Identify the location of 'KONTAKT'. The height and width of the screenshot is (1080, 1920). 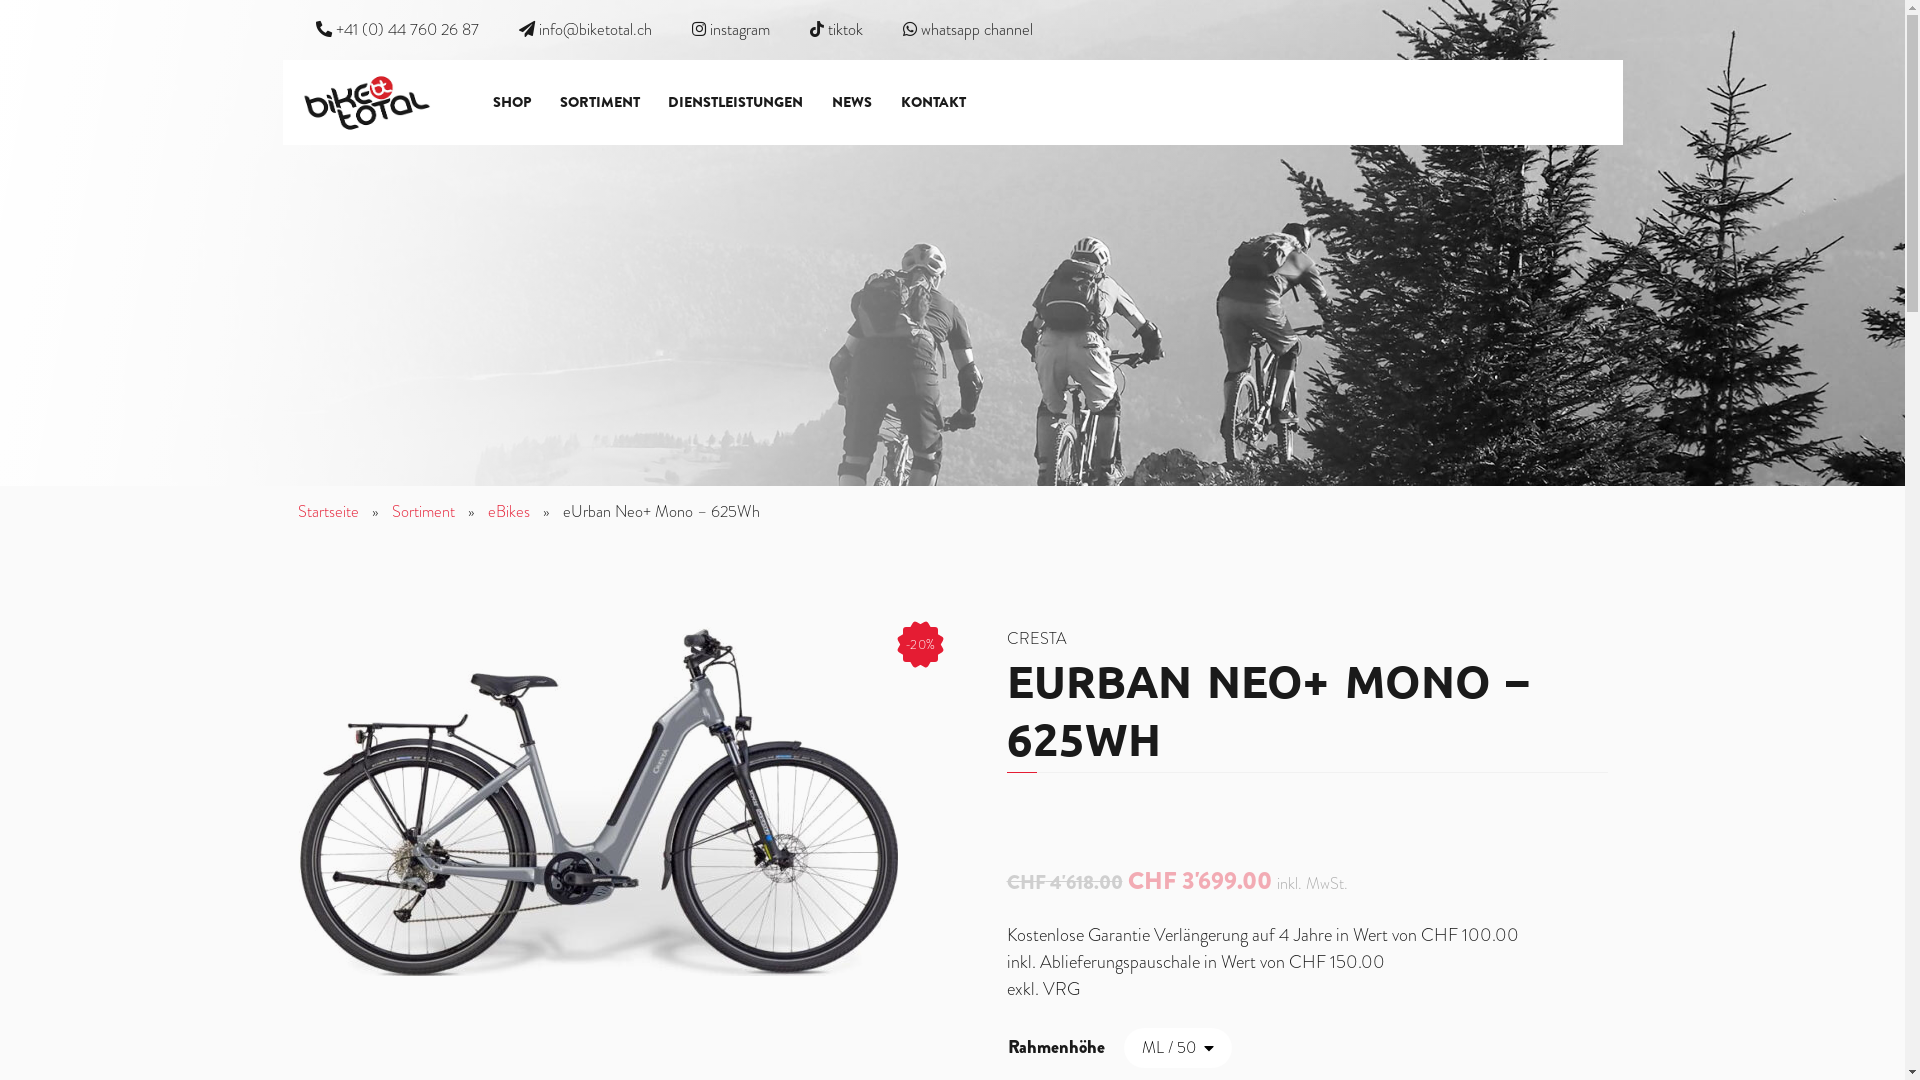
(932, 102).